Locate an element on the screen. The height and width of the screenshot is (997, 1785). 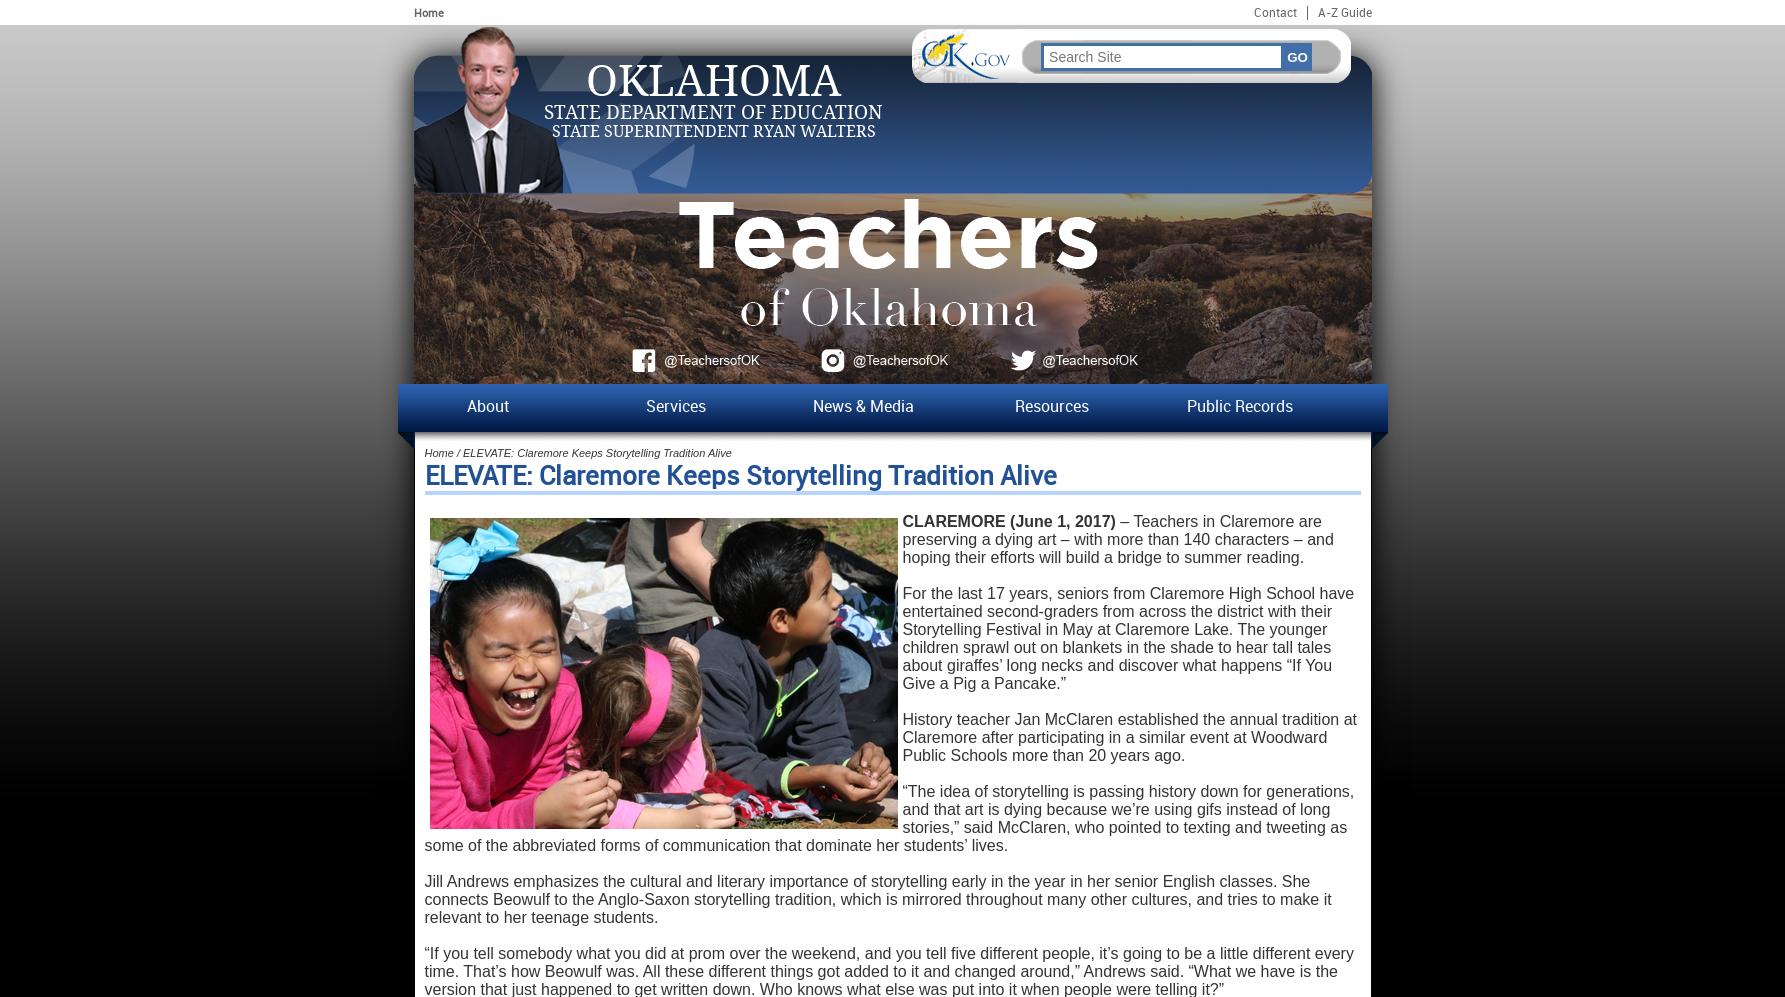
'Careers' is located at coordinates (424, 666).